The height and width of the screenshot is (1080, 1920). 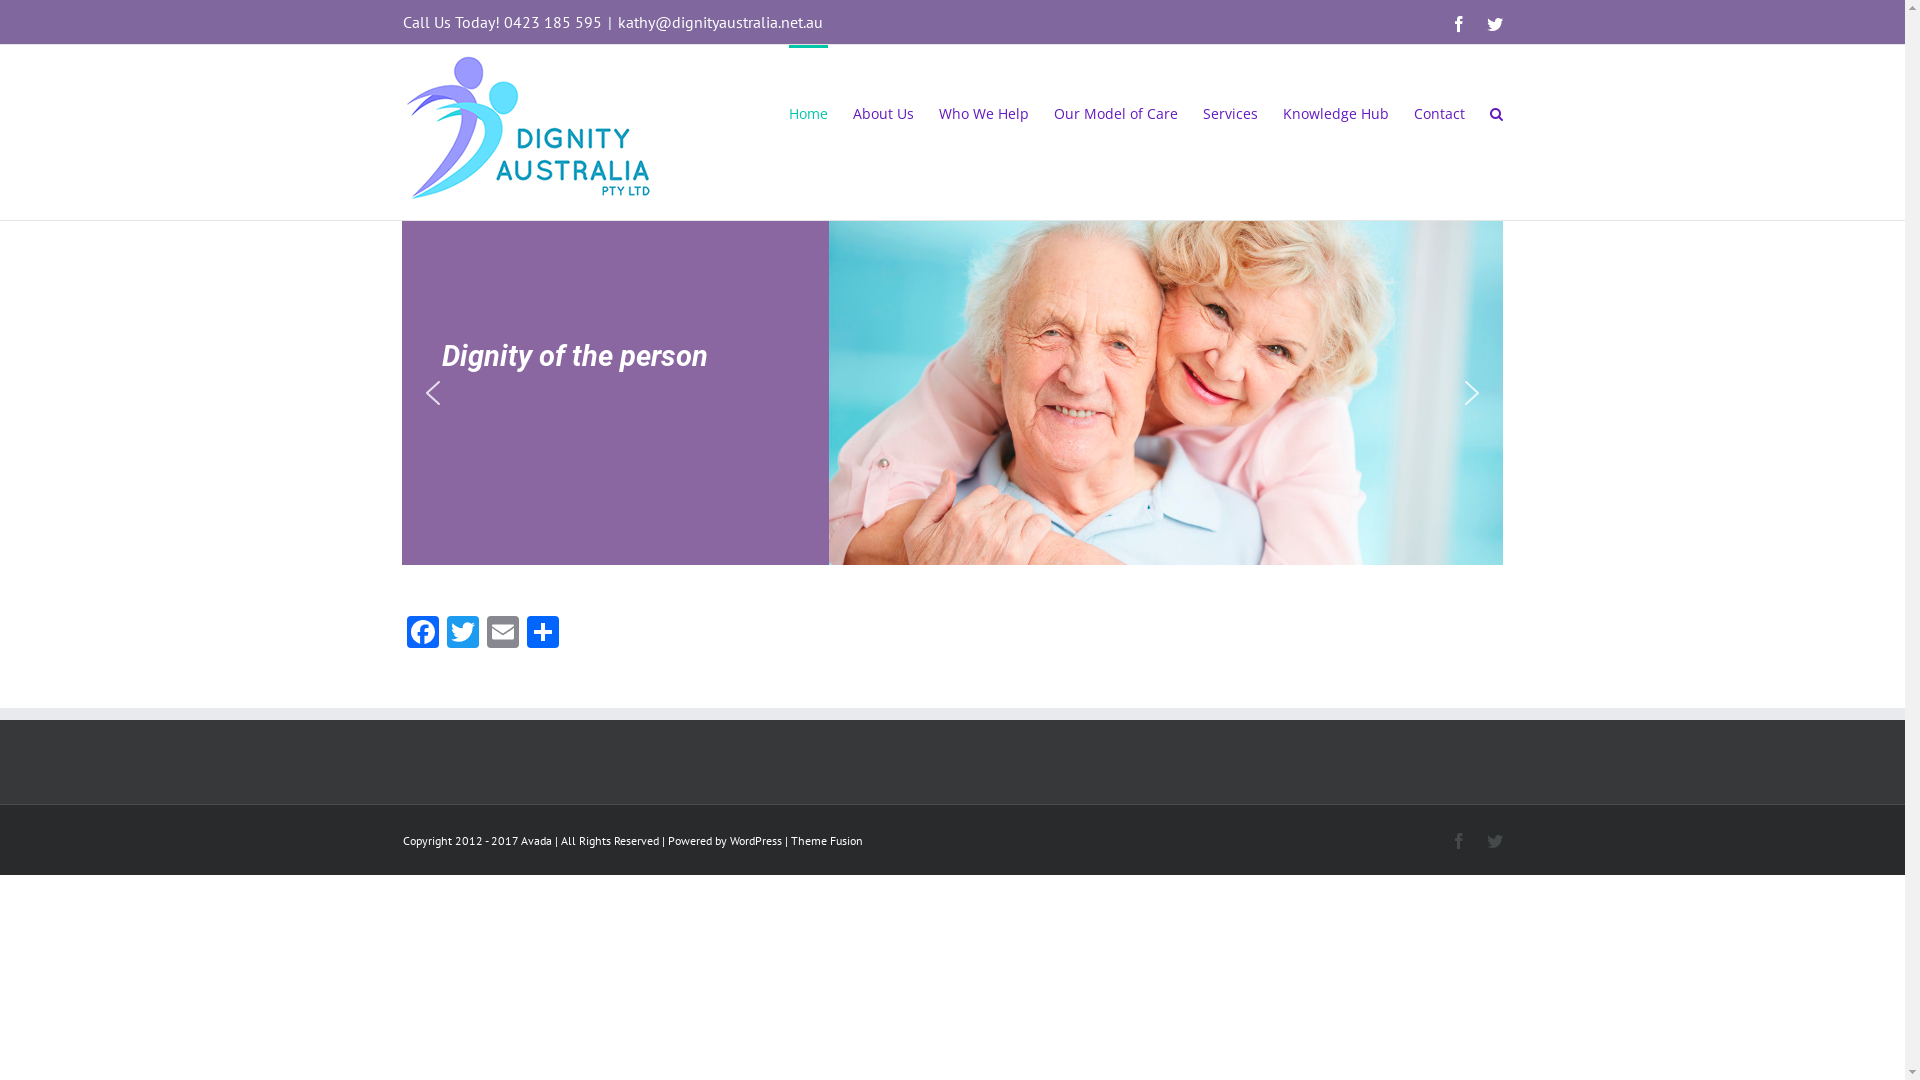 What do you see at coordinates (1053, 112) in the screenshot?
I see `'Our Model of Care'` at bounding box center [1053, 112].